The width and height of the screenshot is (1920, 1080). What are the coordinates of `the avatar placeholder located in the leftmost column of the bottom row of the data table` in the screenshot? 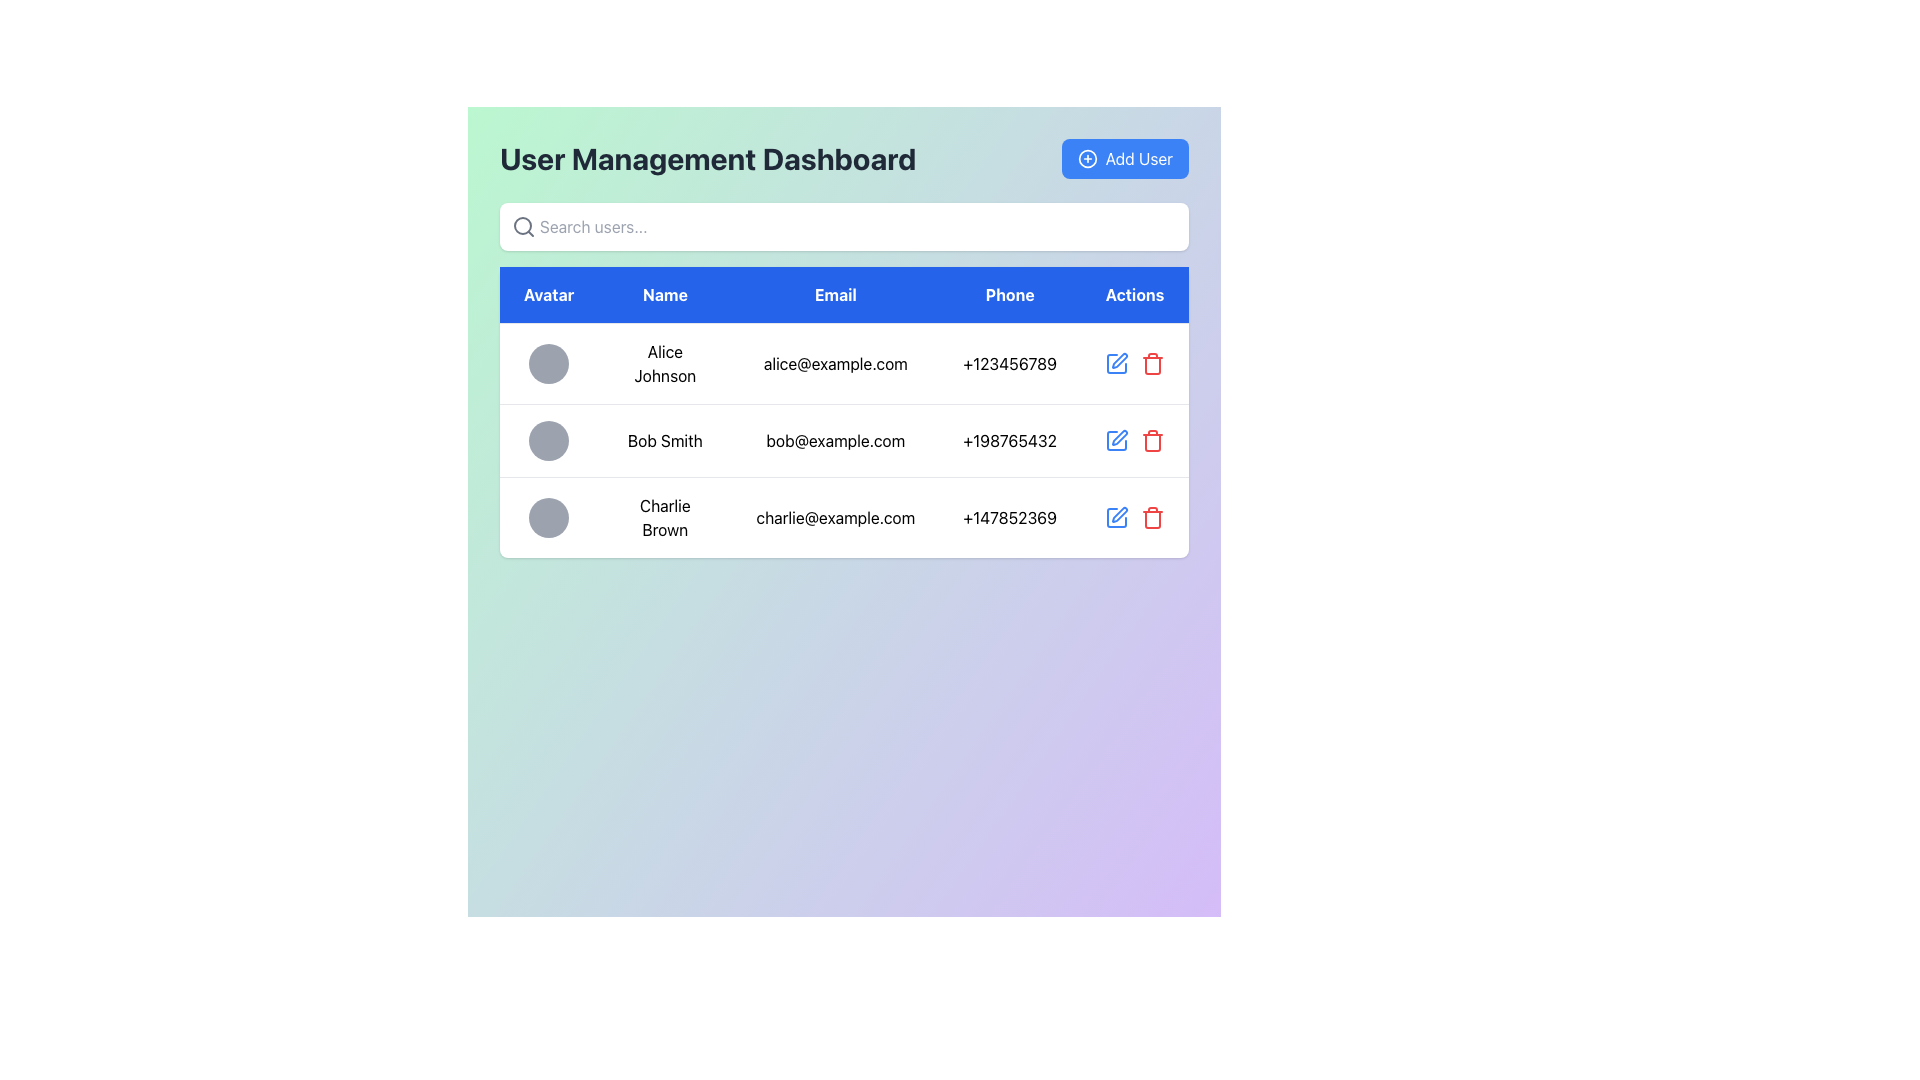 It's located at (549, 516).